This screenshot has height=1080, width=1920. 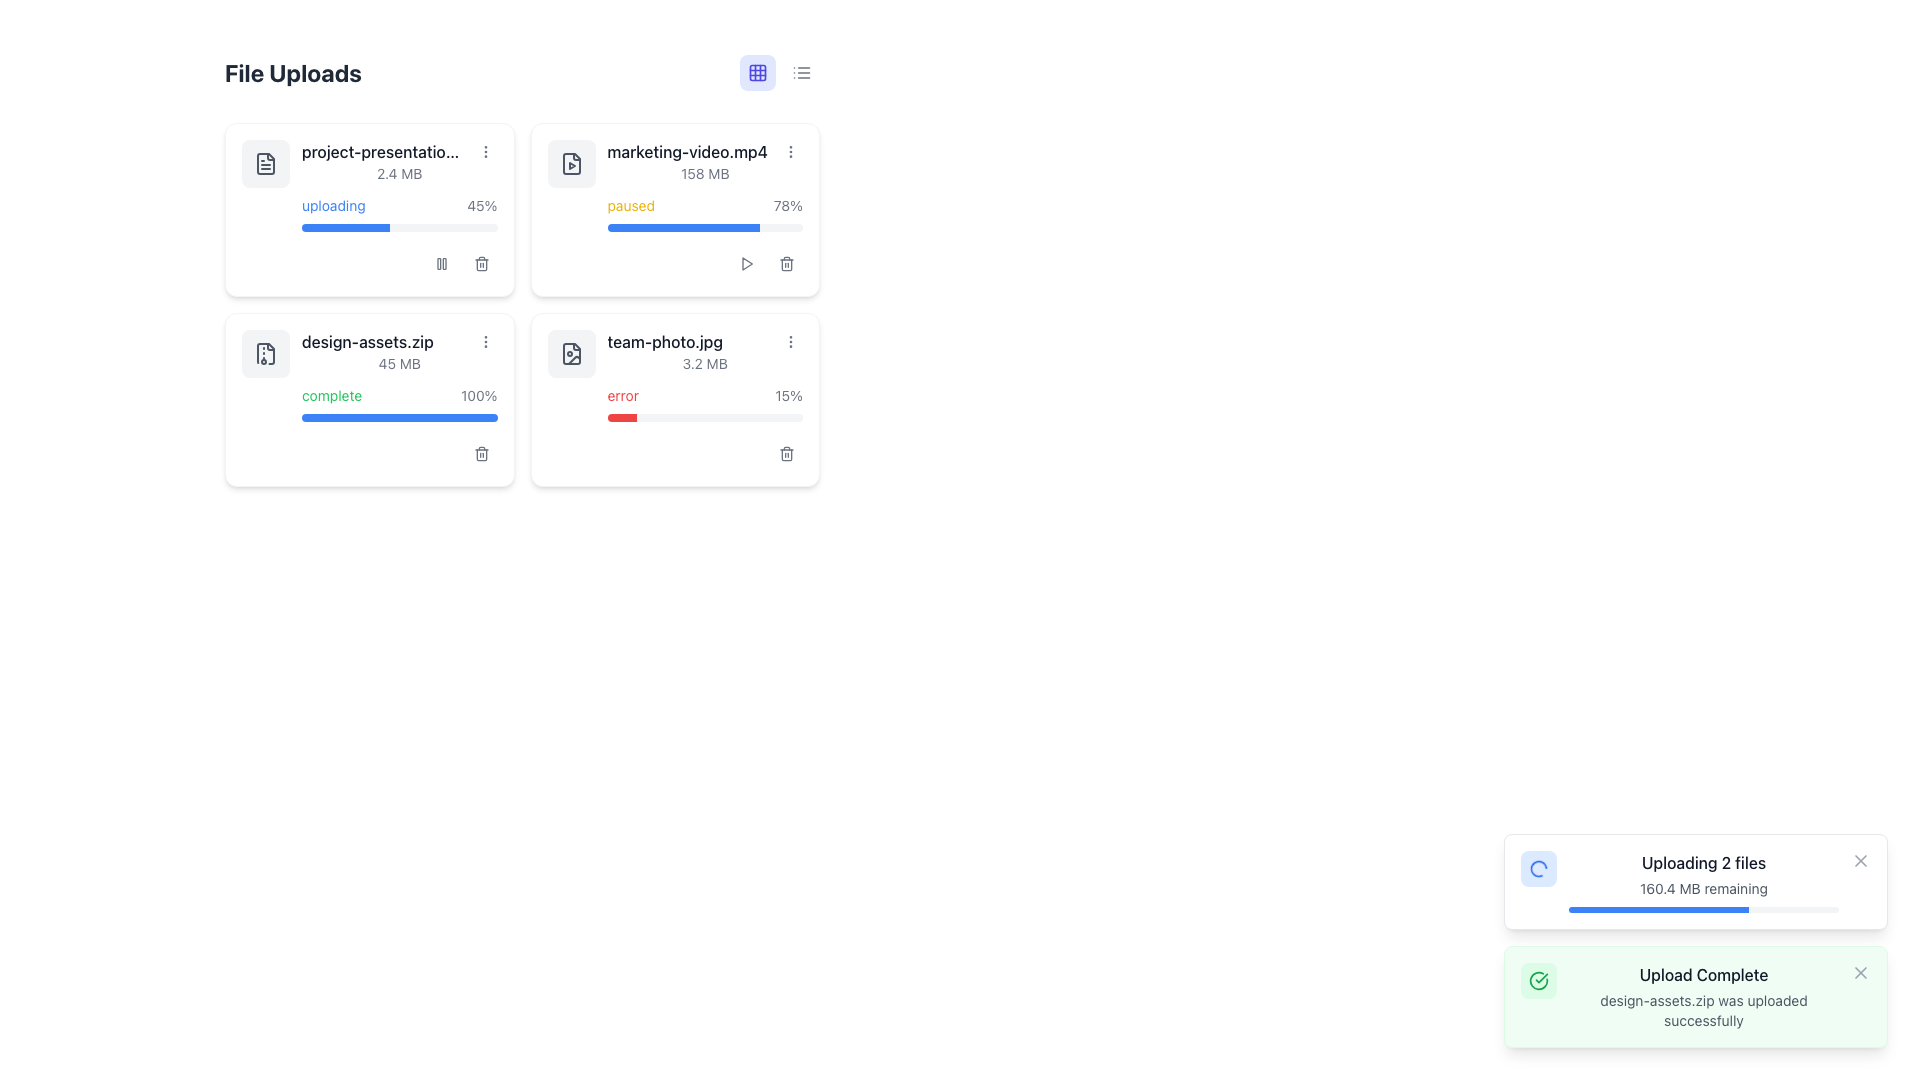 I want to click on the text label indicating 'paused' in italicized yellow text, located on the second card in the upper-right quadrant, above a progress bar and next to the file name 'marketing-video.mp4', so click(x=630, y=205).